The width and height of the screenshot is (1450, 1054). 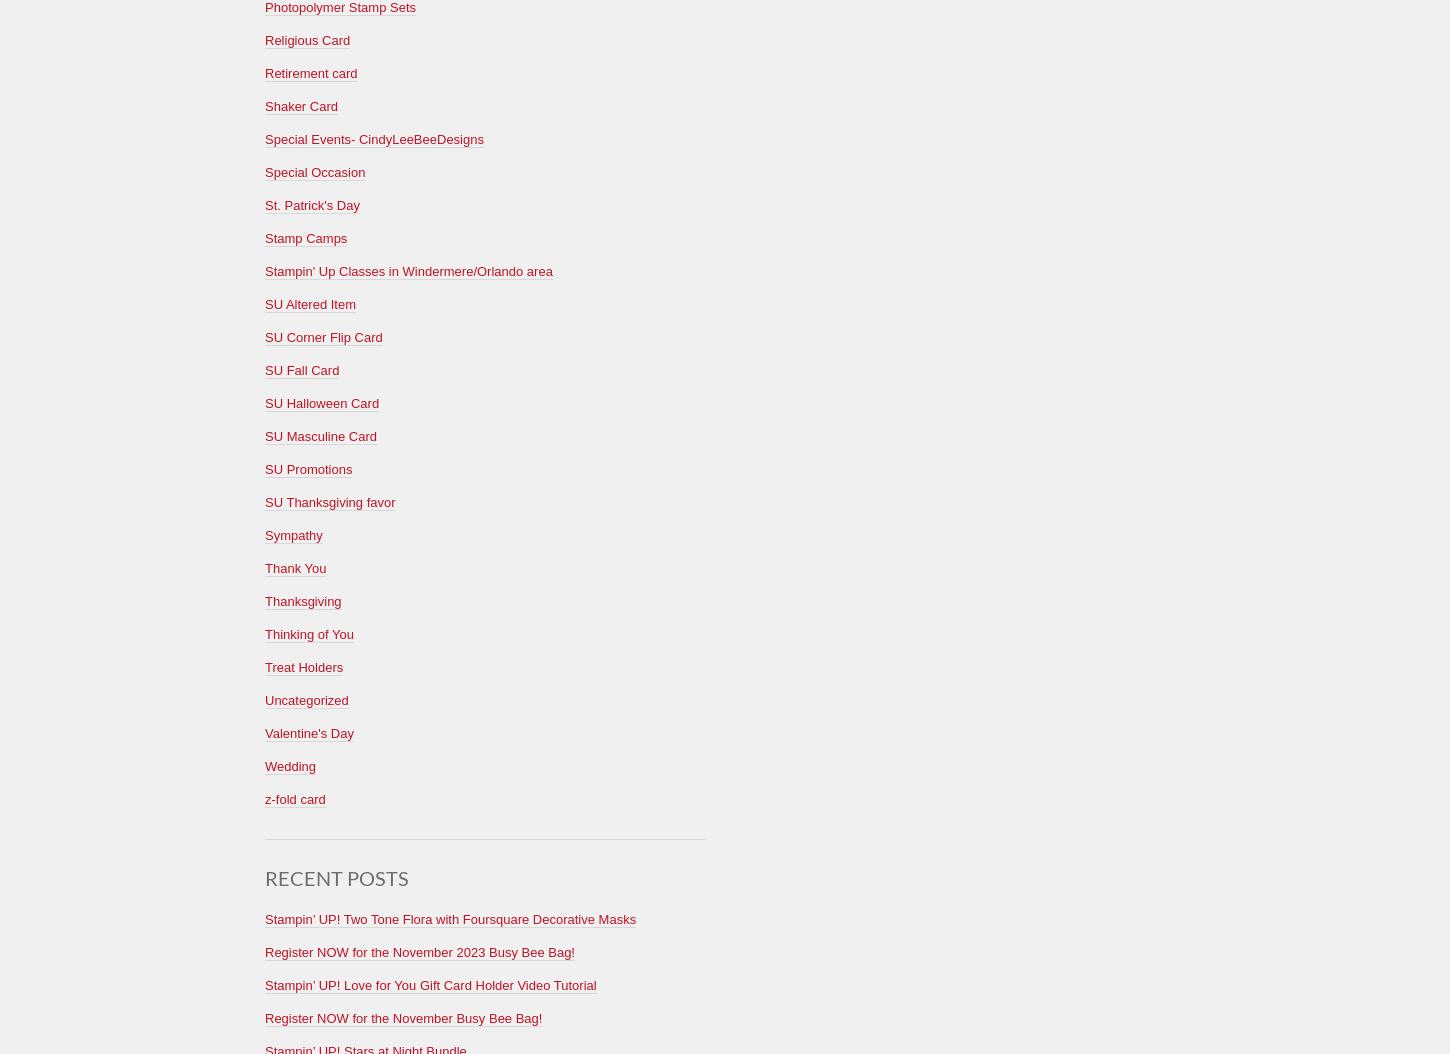 What do you see at coordinates (308, 468) in the screenshot?
I see `'SU Promotions'` at bounding box center [308, 468].